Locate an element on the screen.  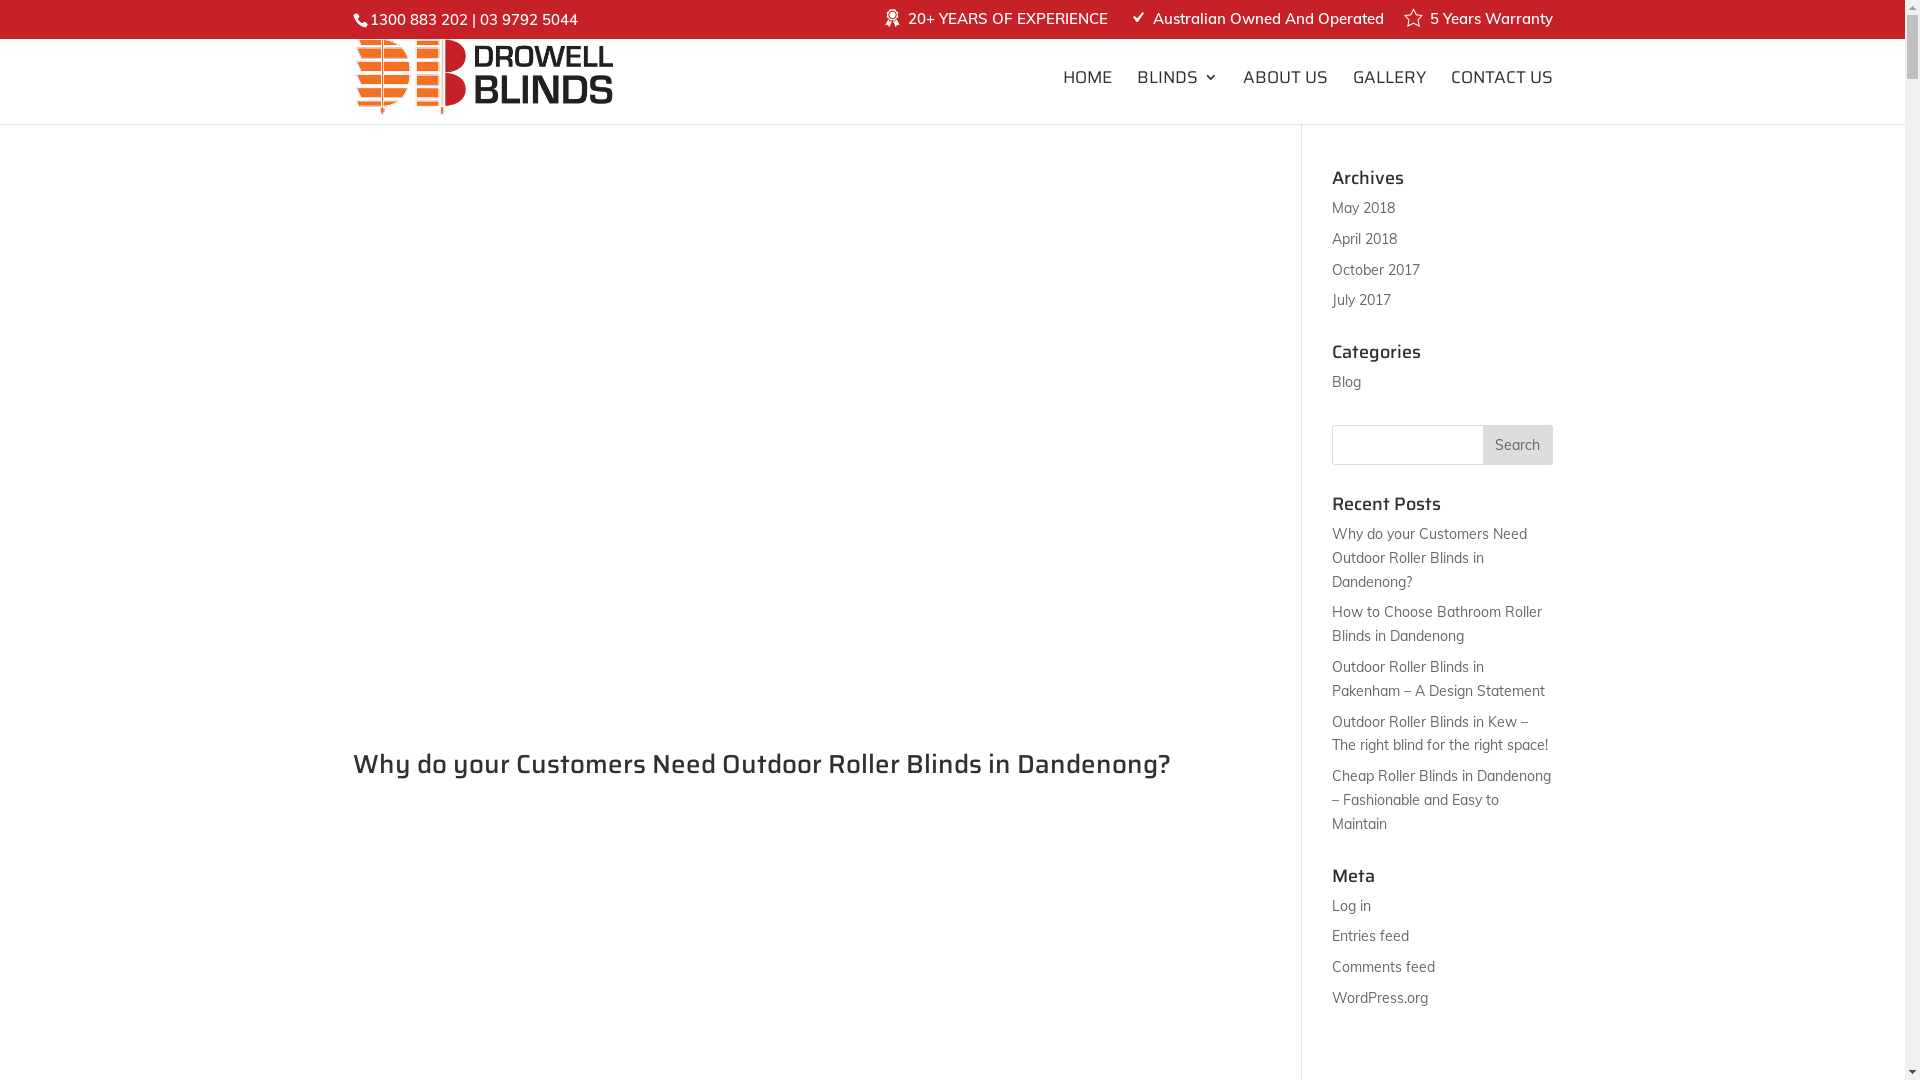
'CONTACT US' is located at coordinates (1501, 96).